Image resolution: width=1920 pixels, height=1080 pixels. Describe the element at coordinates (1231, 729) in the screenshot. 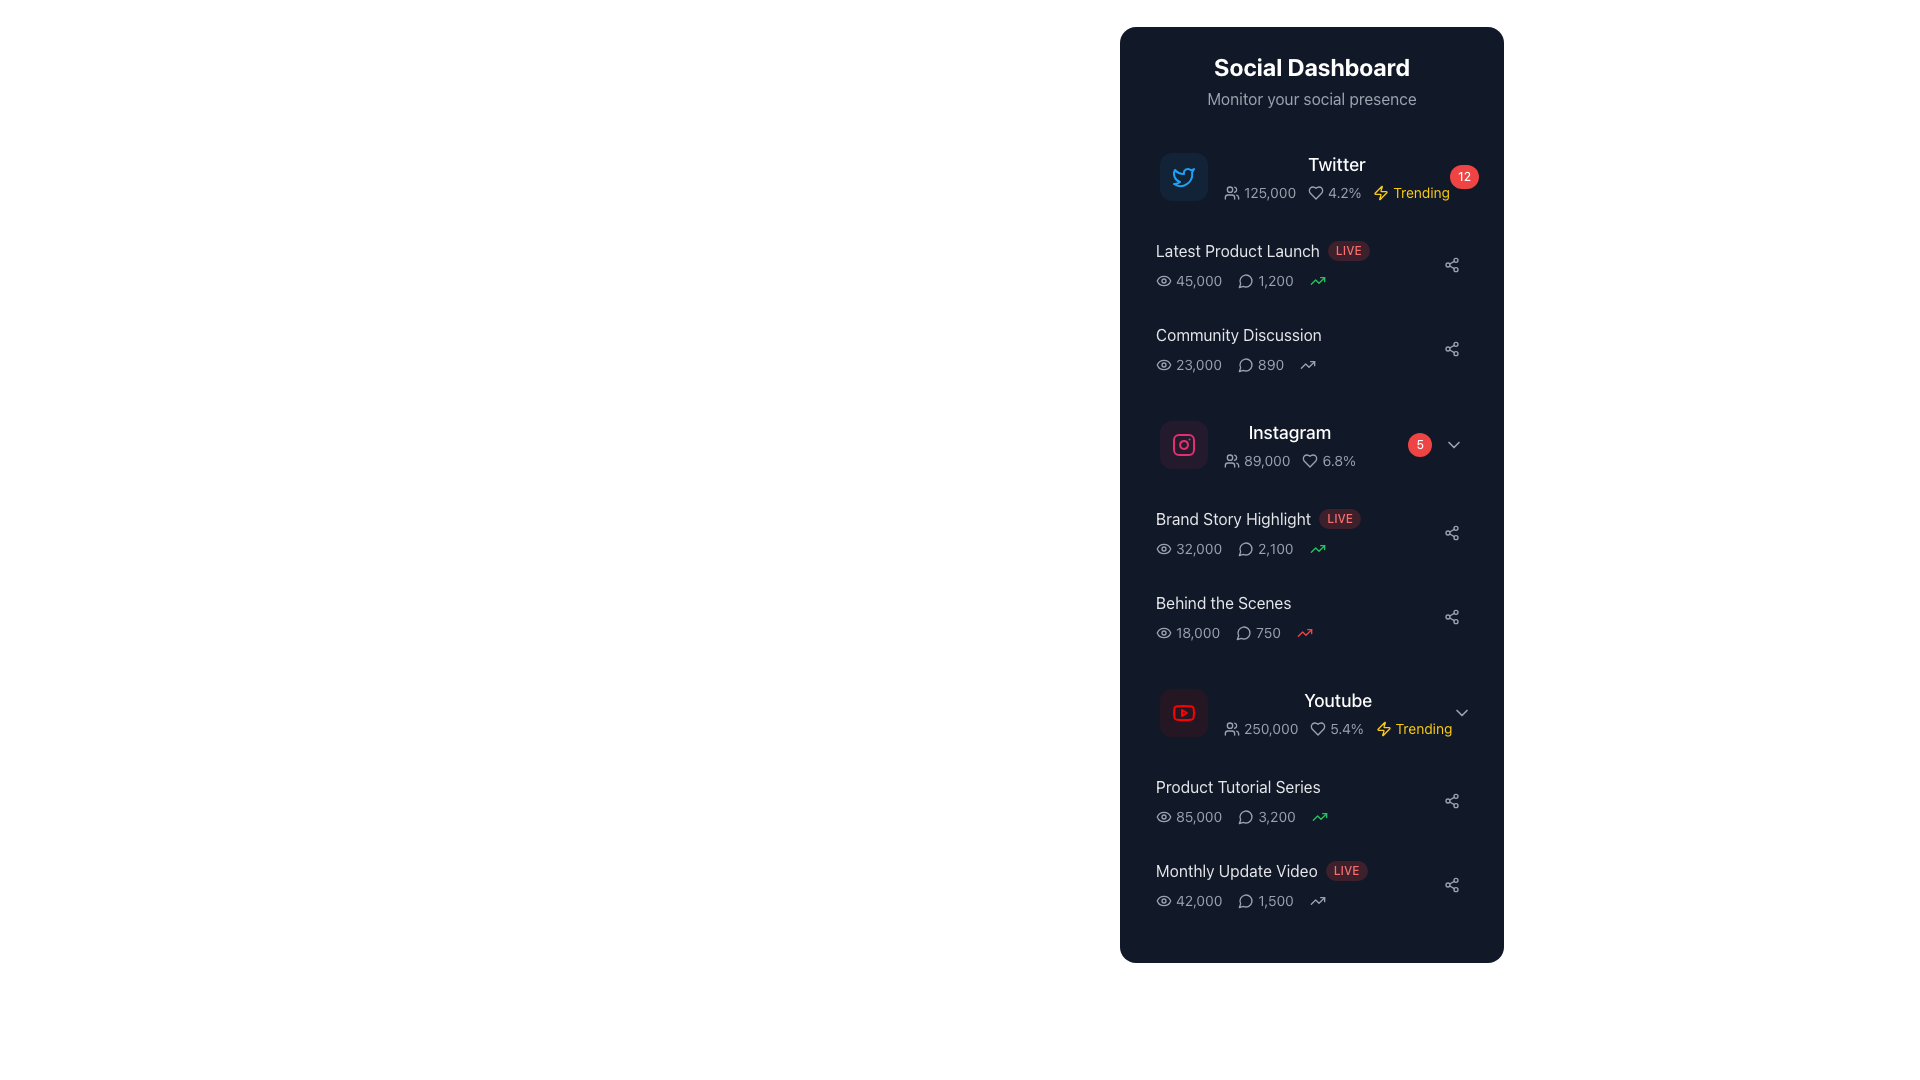

I see `the icon depicting a group of people located to the left of the text '250,000' in the 'Youtube' section of the dashboard` at that location.